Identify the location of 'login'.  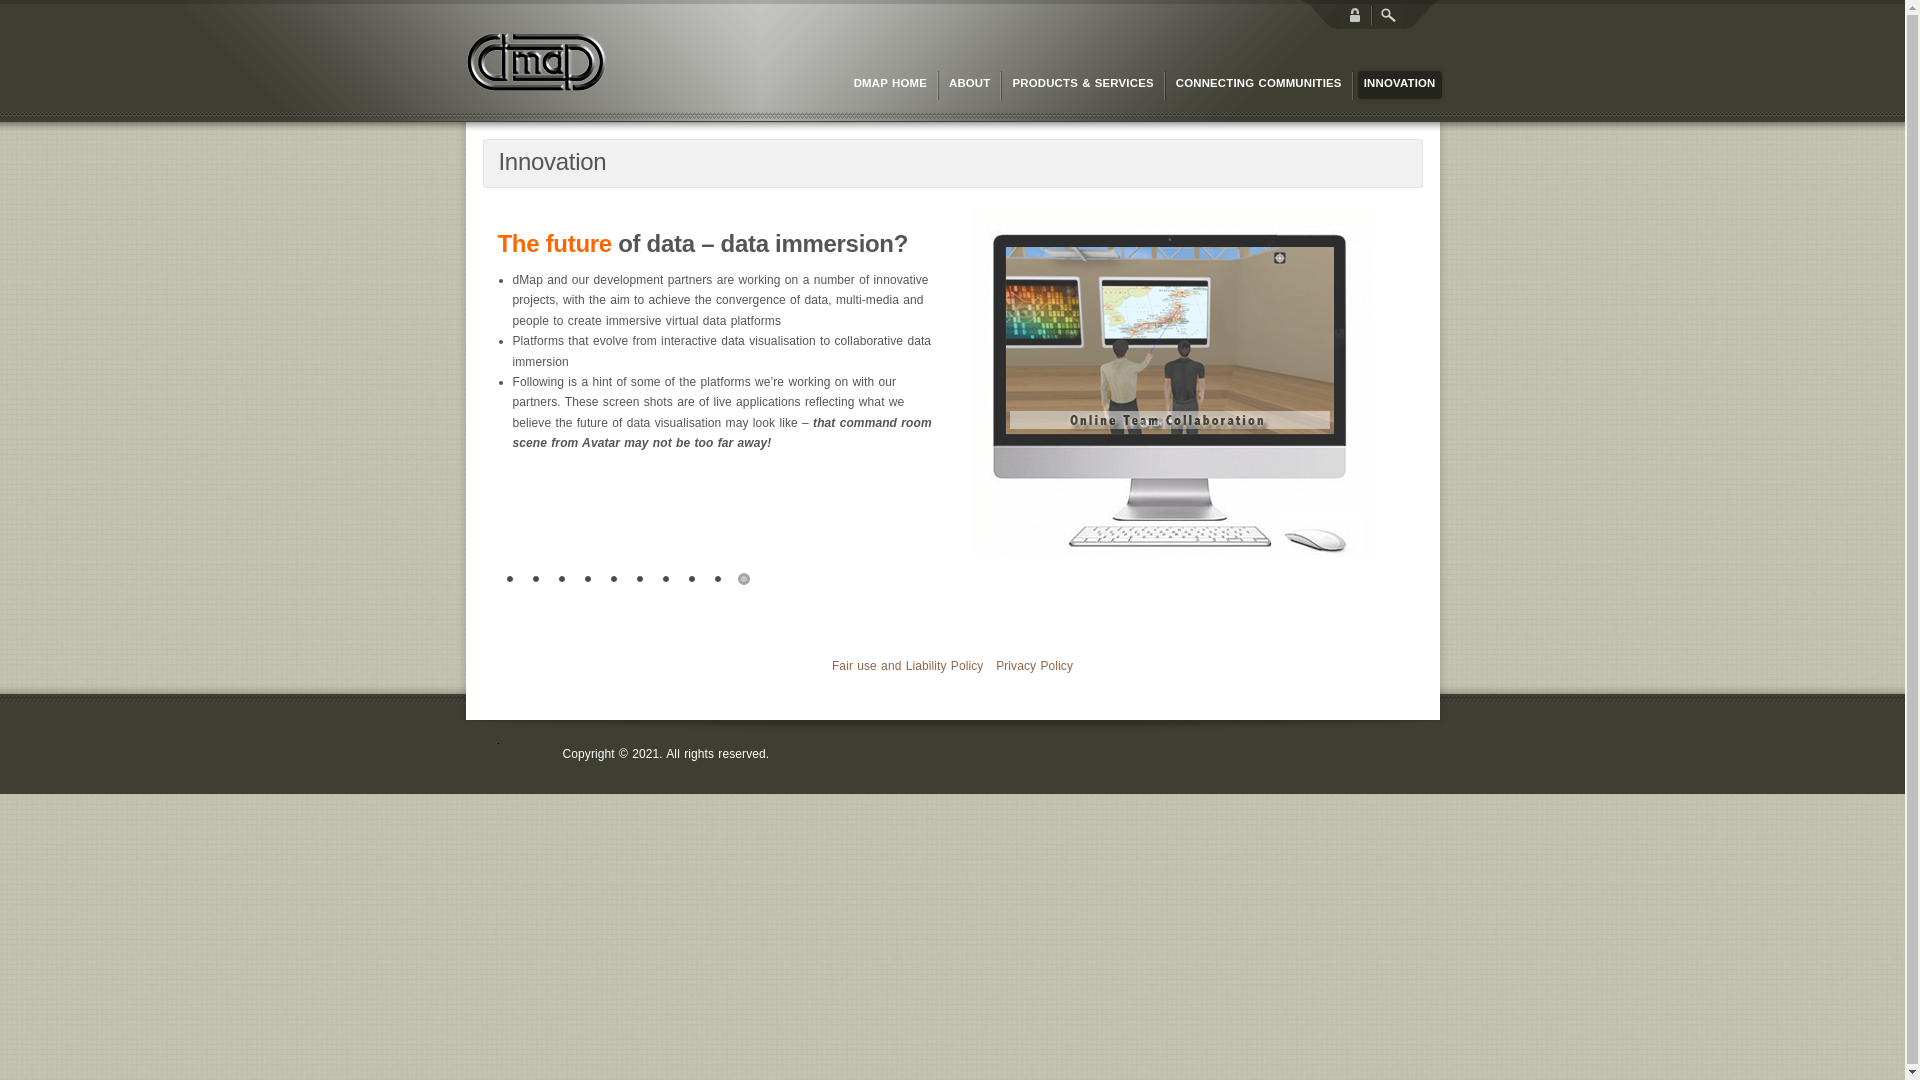
(1354, 15).